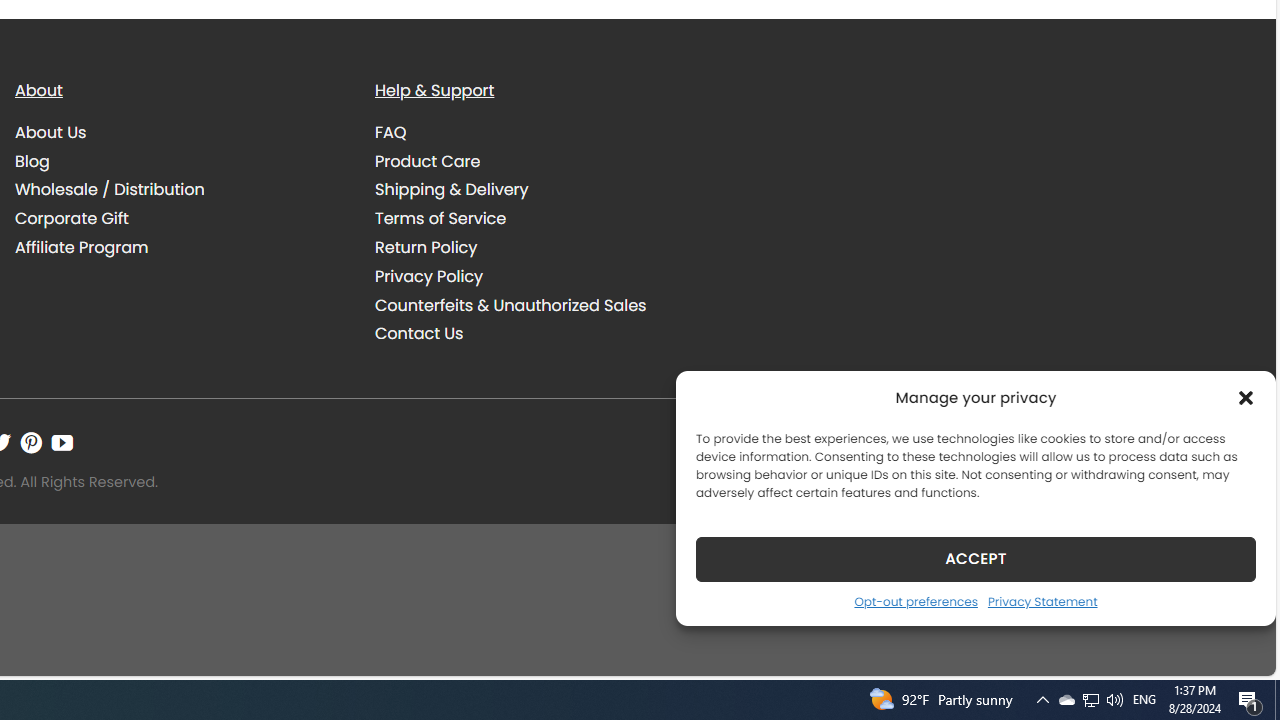 This screenshot has width=1280, height=720. I want to click on 'Privacy Statement', so click(1041, 600).